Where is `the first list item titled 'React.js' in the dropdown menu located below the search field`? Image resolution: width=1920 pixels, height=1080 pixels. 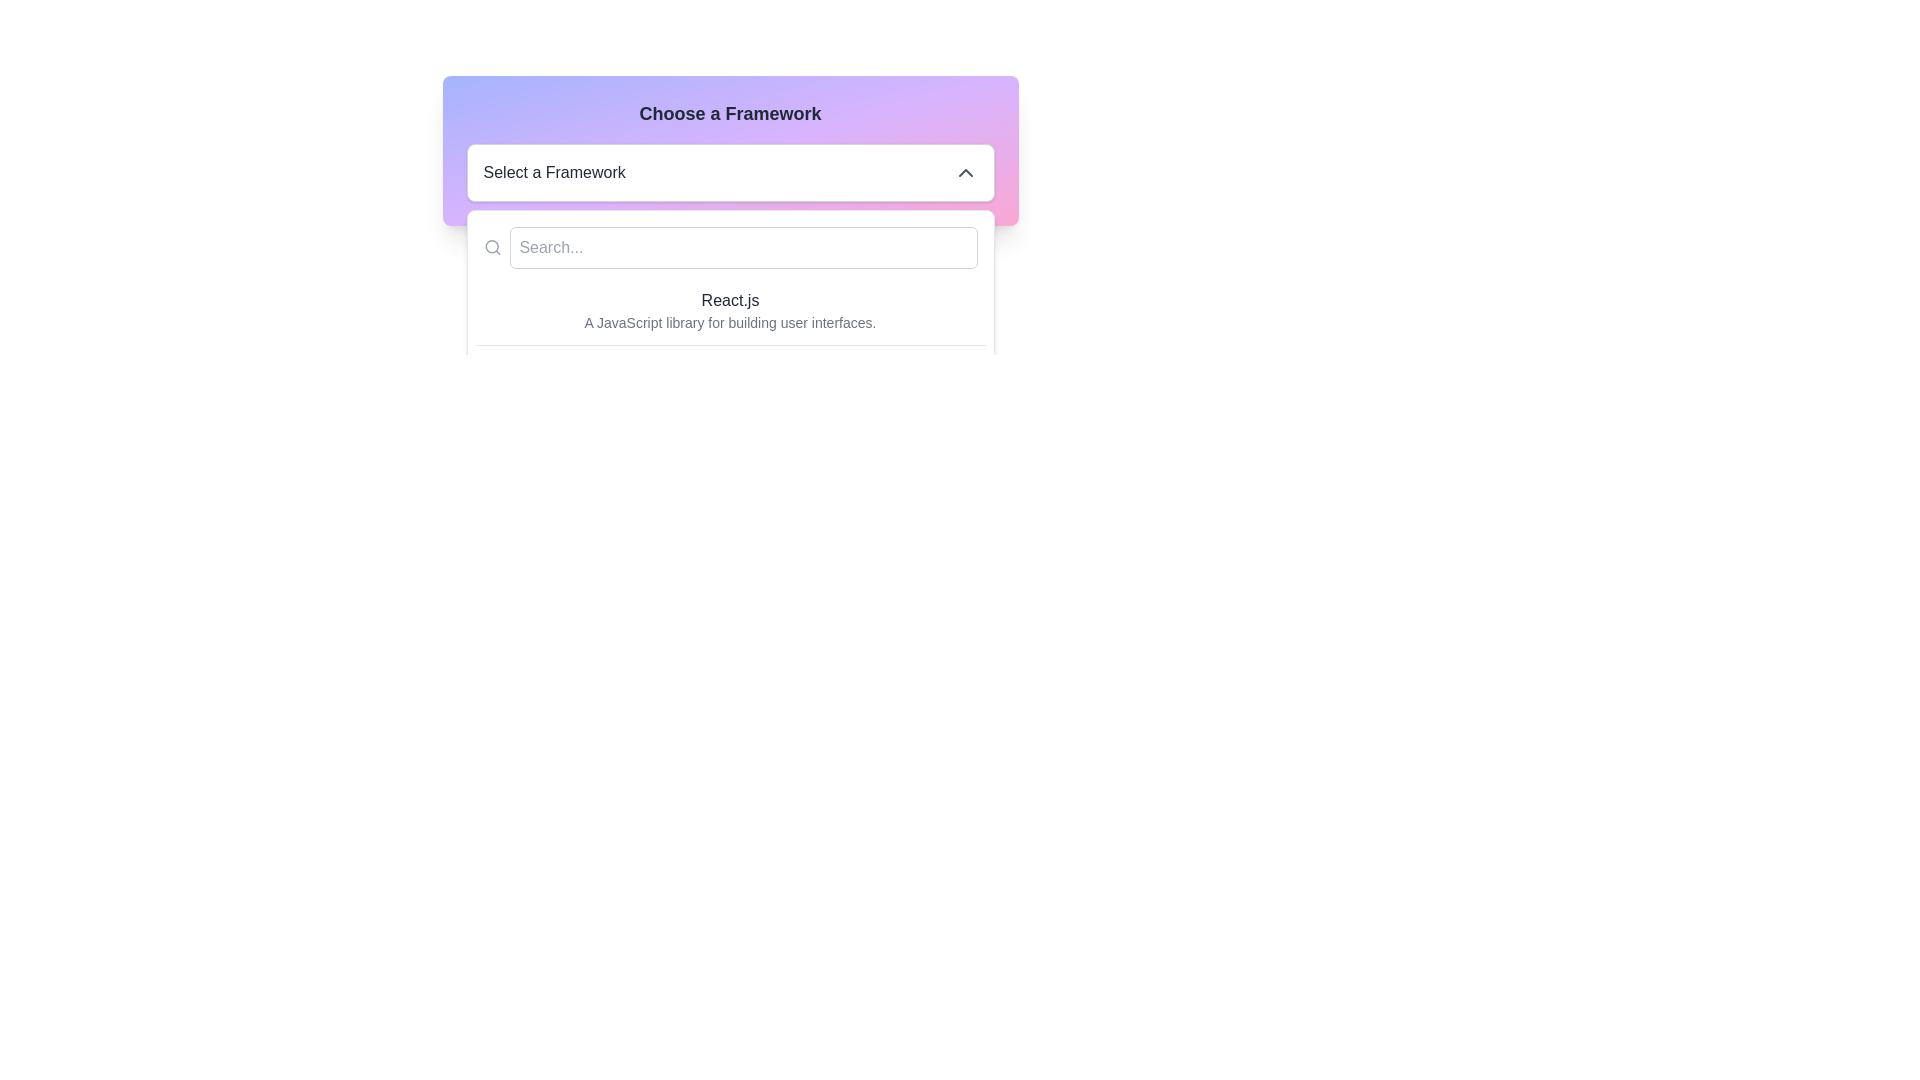 the first list item titled 'React.js' in the dropdown menu located below the search field is located at coordinates (729, 311).